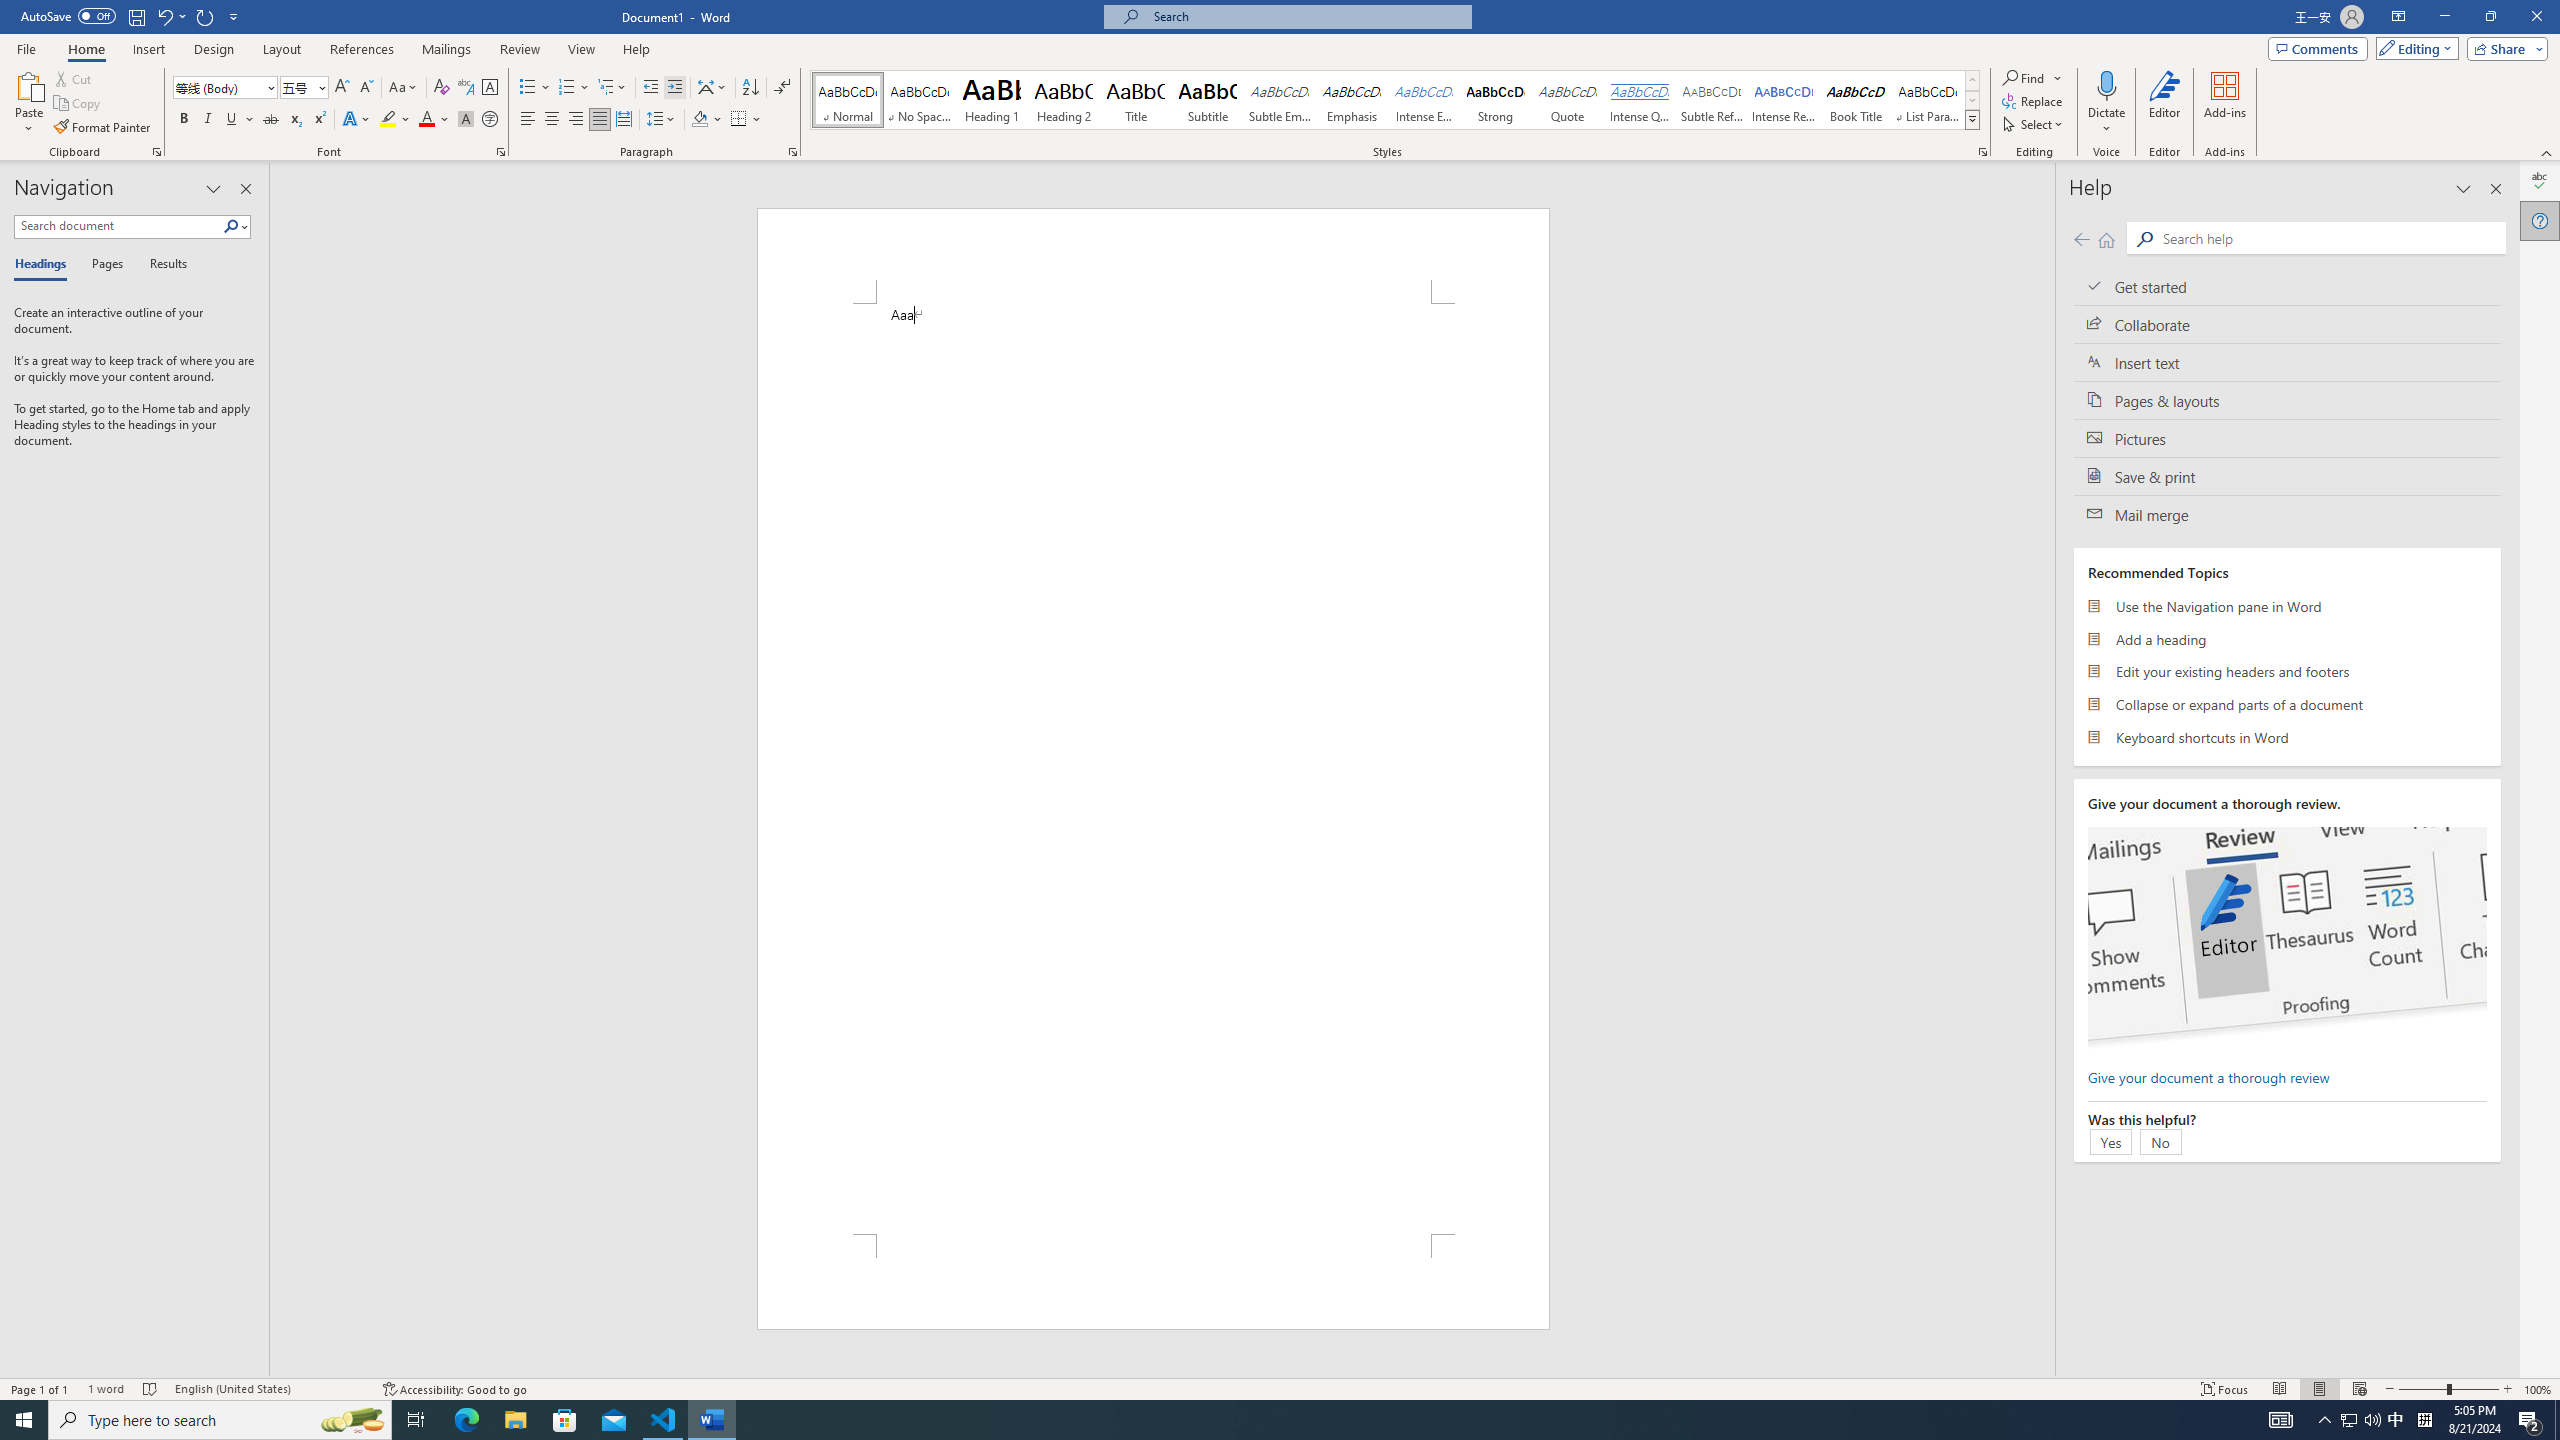  What do you see at coordinates (2286, 605) in the screenshot?
I see `'Use the Navigation pane in Word'` at bounding box center [2286, 605].